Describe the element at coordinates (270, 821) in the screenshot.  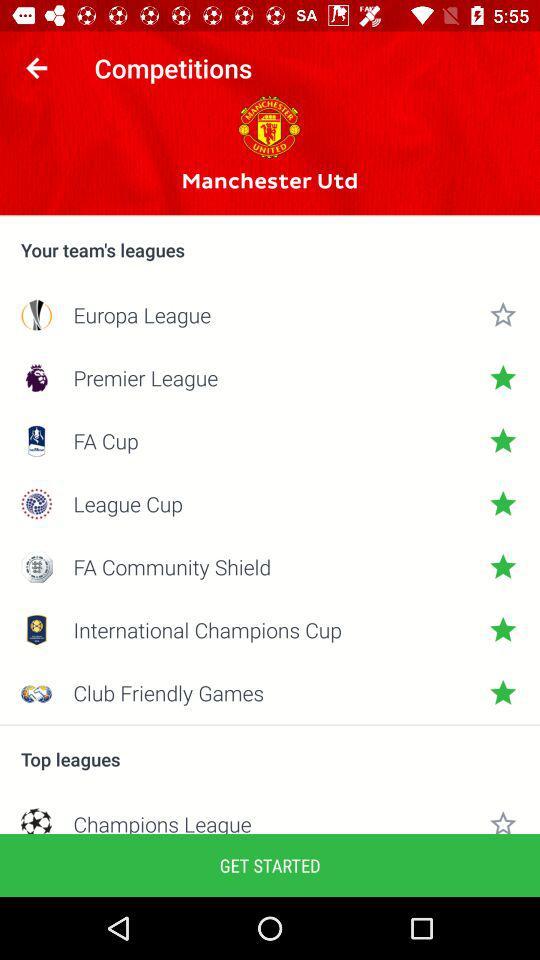
I see `item above the get started item` at that location.